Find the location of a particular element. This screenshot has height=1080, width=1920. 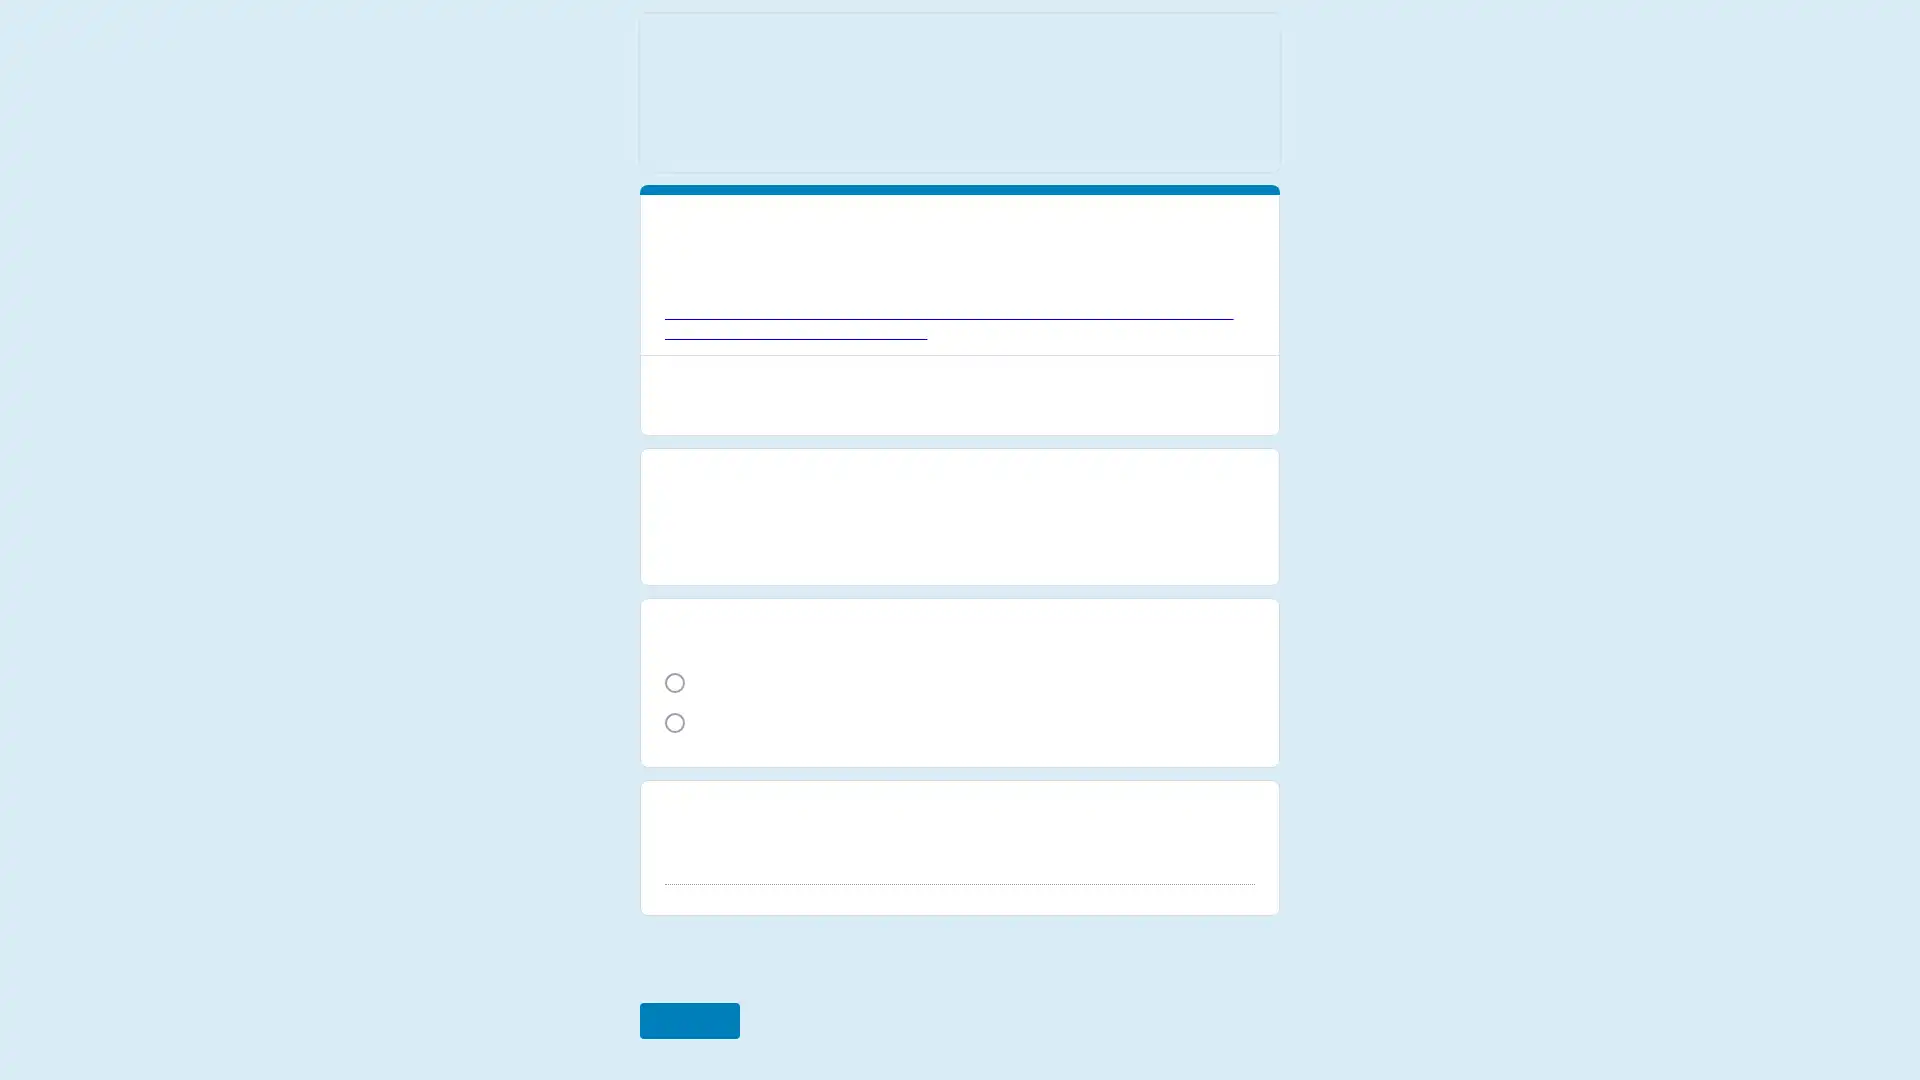

Submit is located at coordinates (687, 1001).